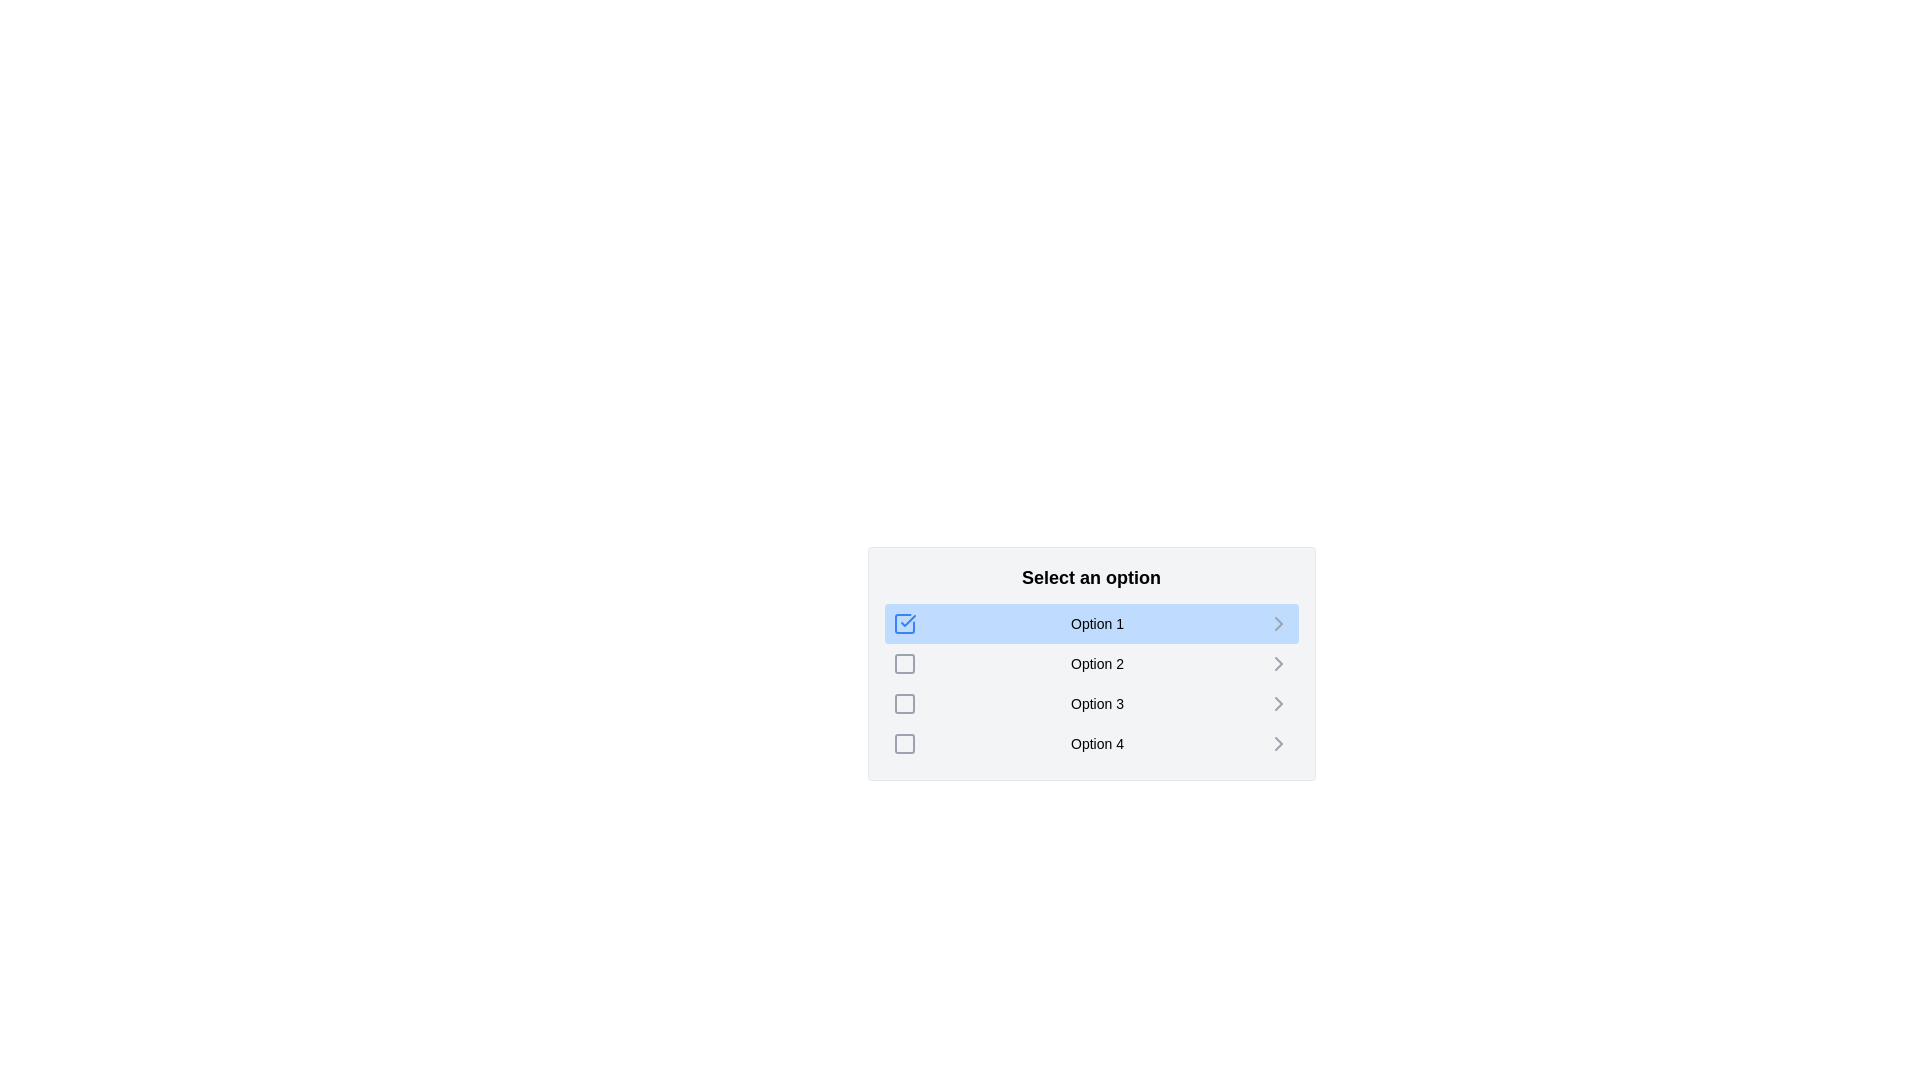 Image resolution: width=1920 pixels, height=1080 pixels. Describe the element at coordinates (1277, 663) in the screenshot. I see `the chevron icon located at the far-right of the 'Option 2' row` at that location.